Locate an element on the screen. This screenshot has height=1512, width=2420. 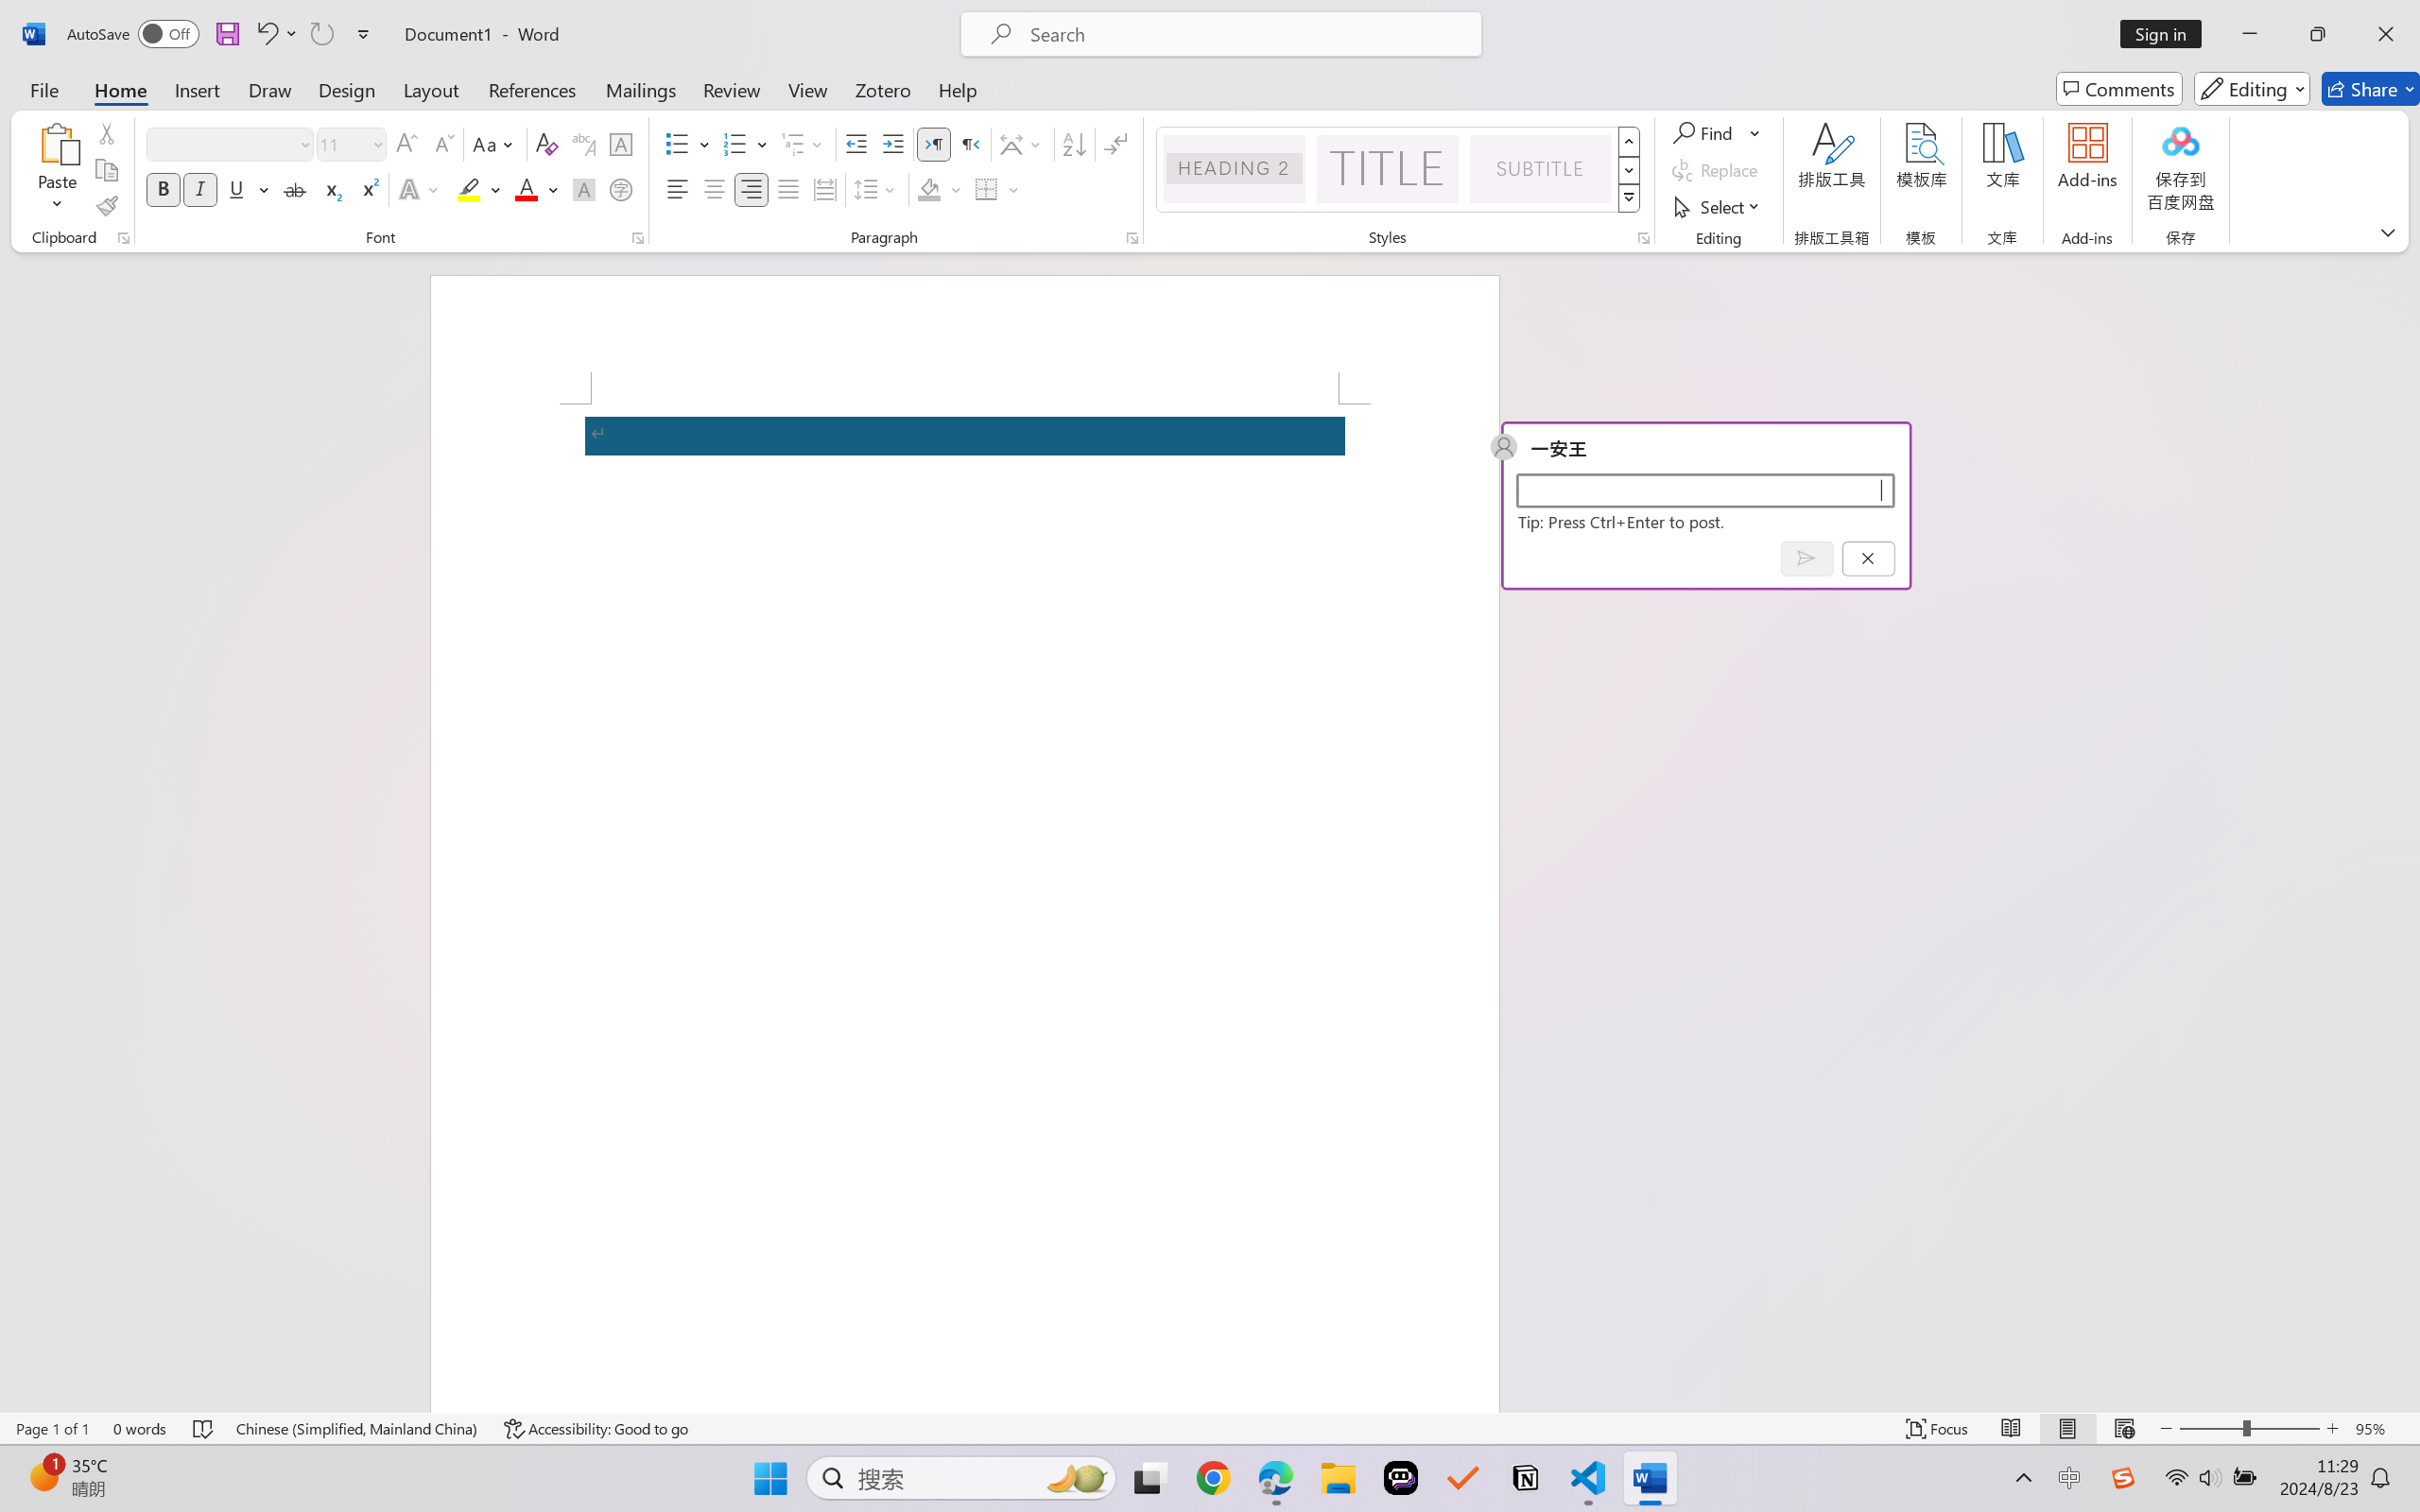
'Start a conversation' is located at coordinates (1703, 490).